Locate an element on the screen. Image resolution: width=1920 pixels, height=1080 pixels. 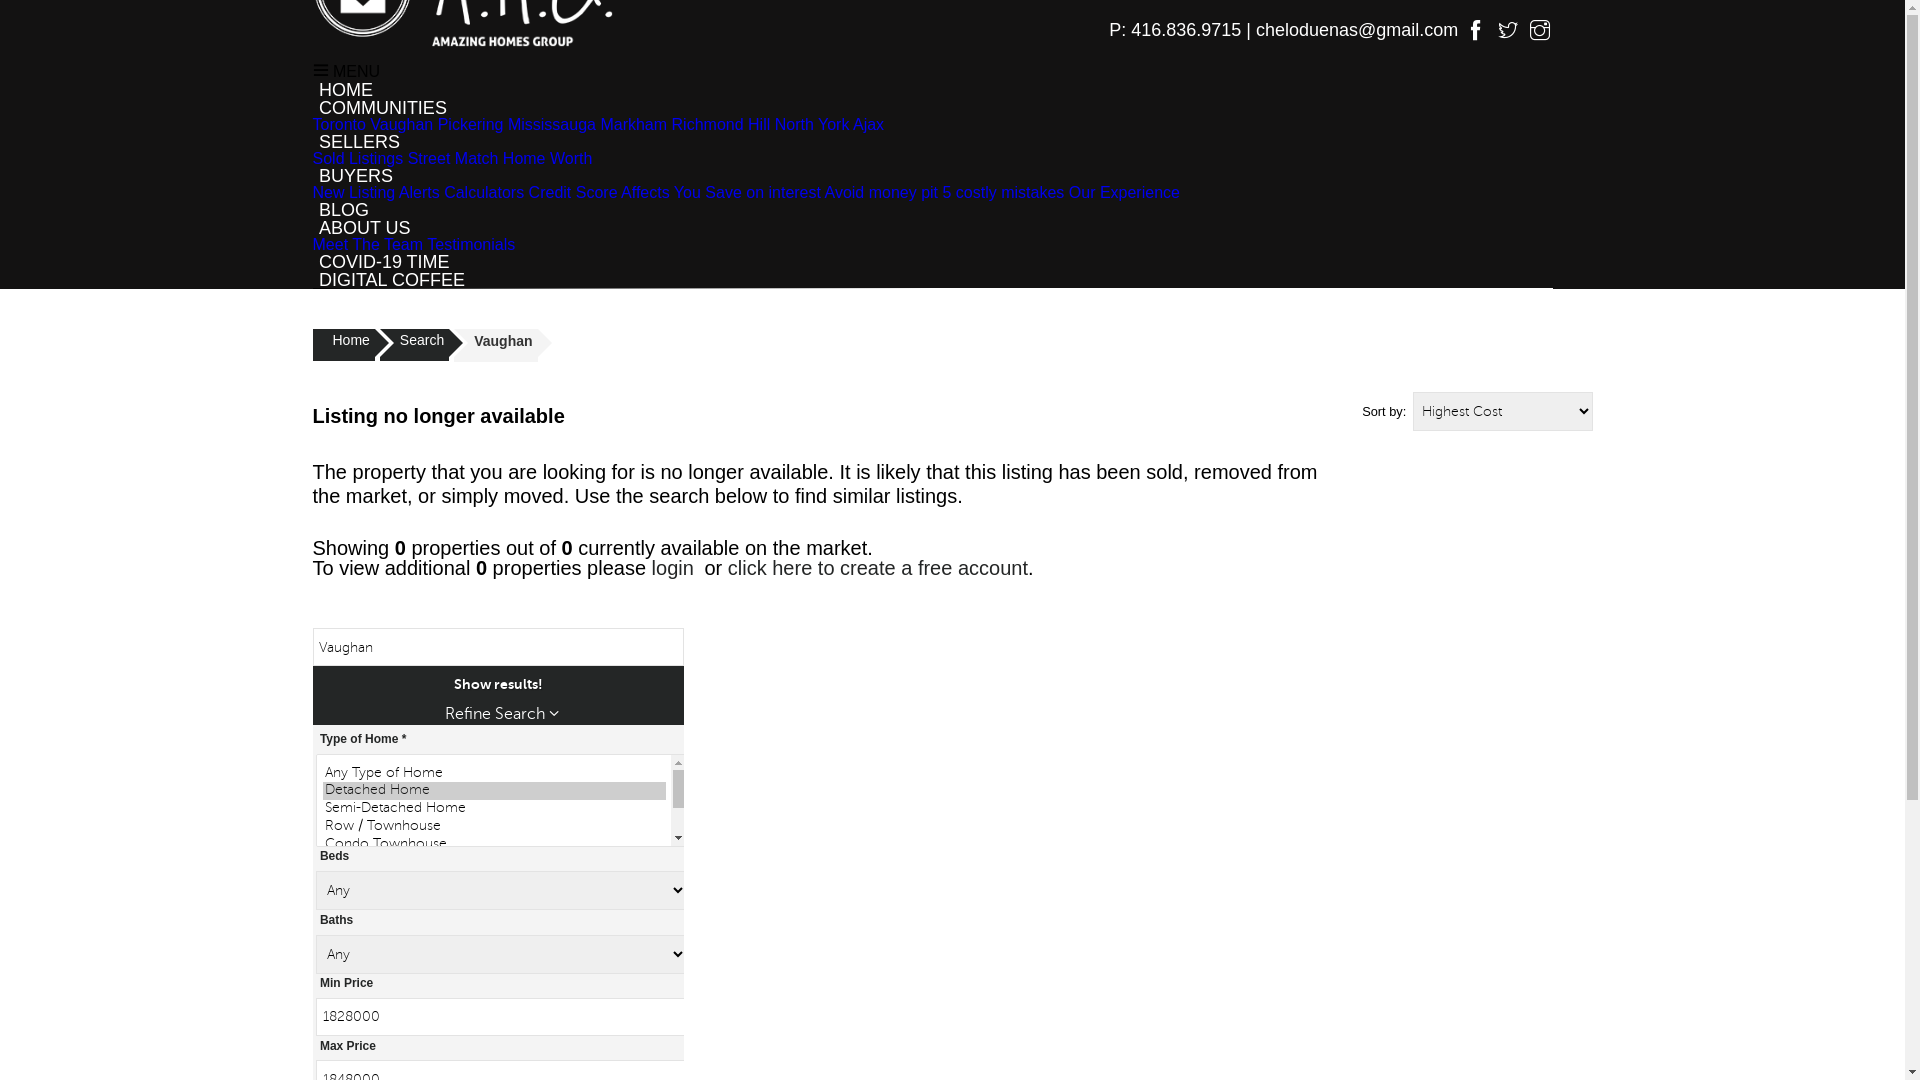
'Street Match' is located at coordinates (407, 157).